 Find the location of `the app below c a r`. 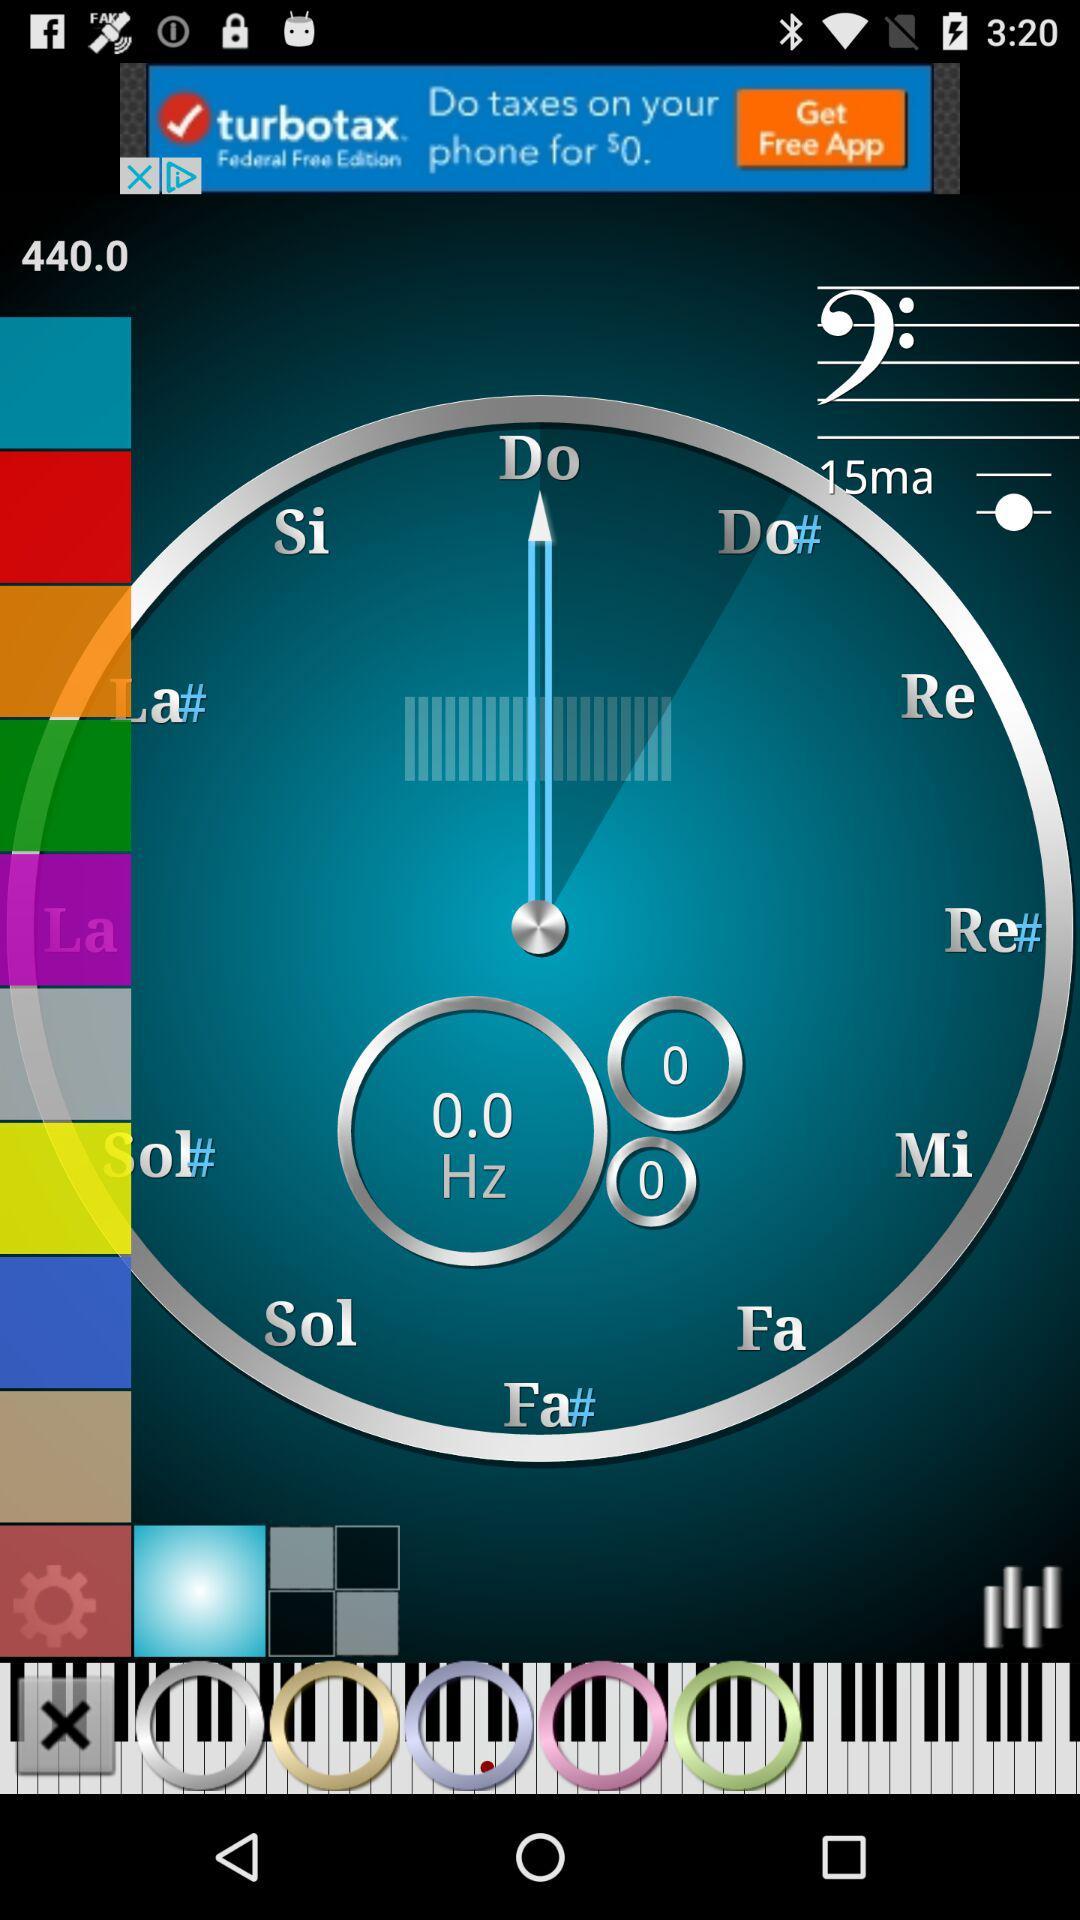

the app below c a r is located at coordinates (73, 253).